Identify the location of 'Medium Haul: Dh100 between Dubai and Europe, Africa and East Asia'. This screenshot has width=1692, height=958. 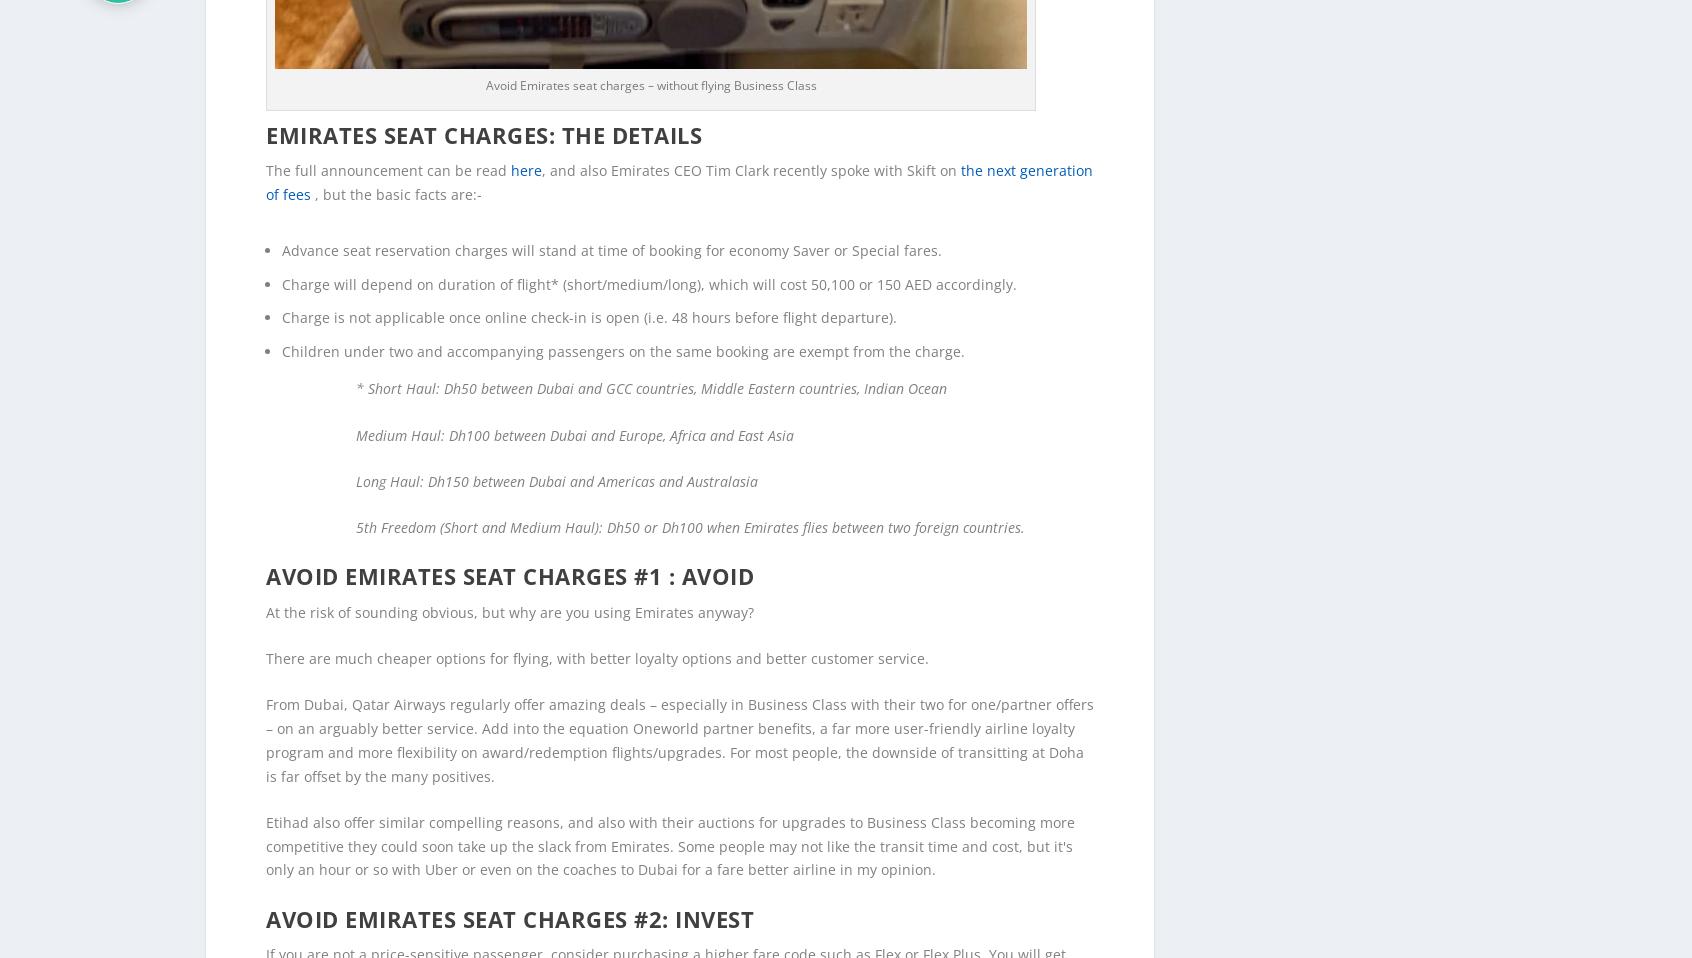
(573, 402).